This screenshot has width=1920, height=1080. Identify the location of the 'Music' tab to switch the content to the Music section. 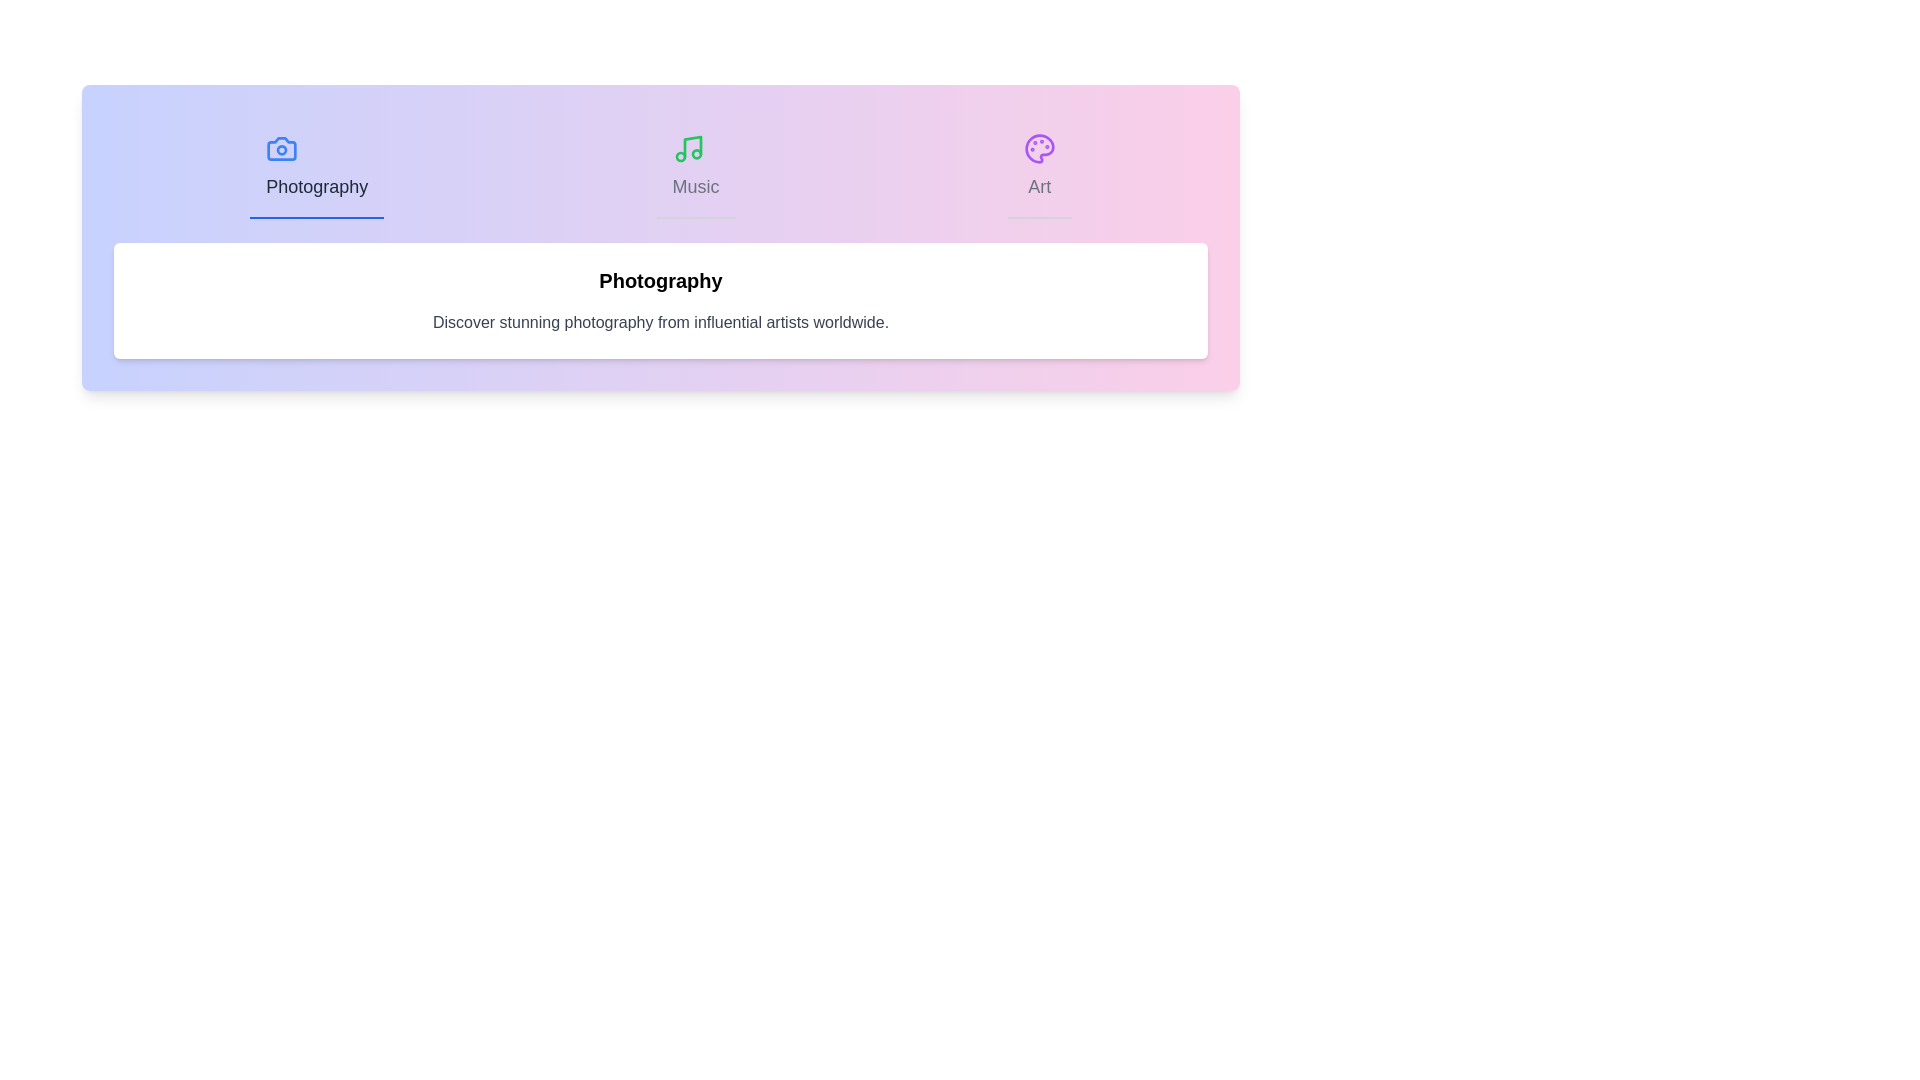
(696, 167).